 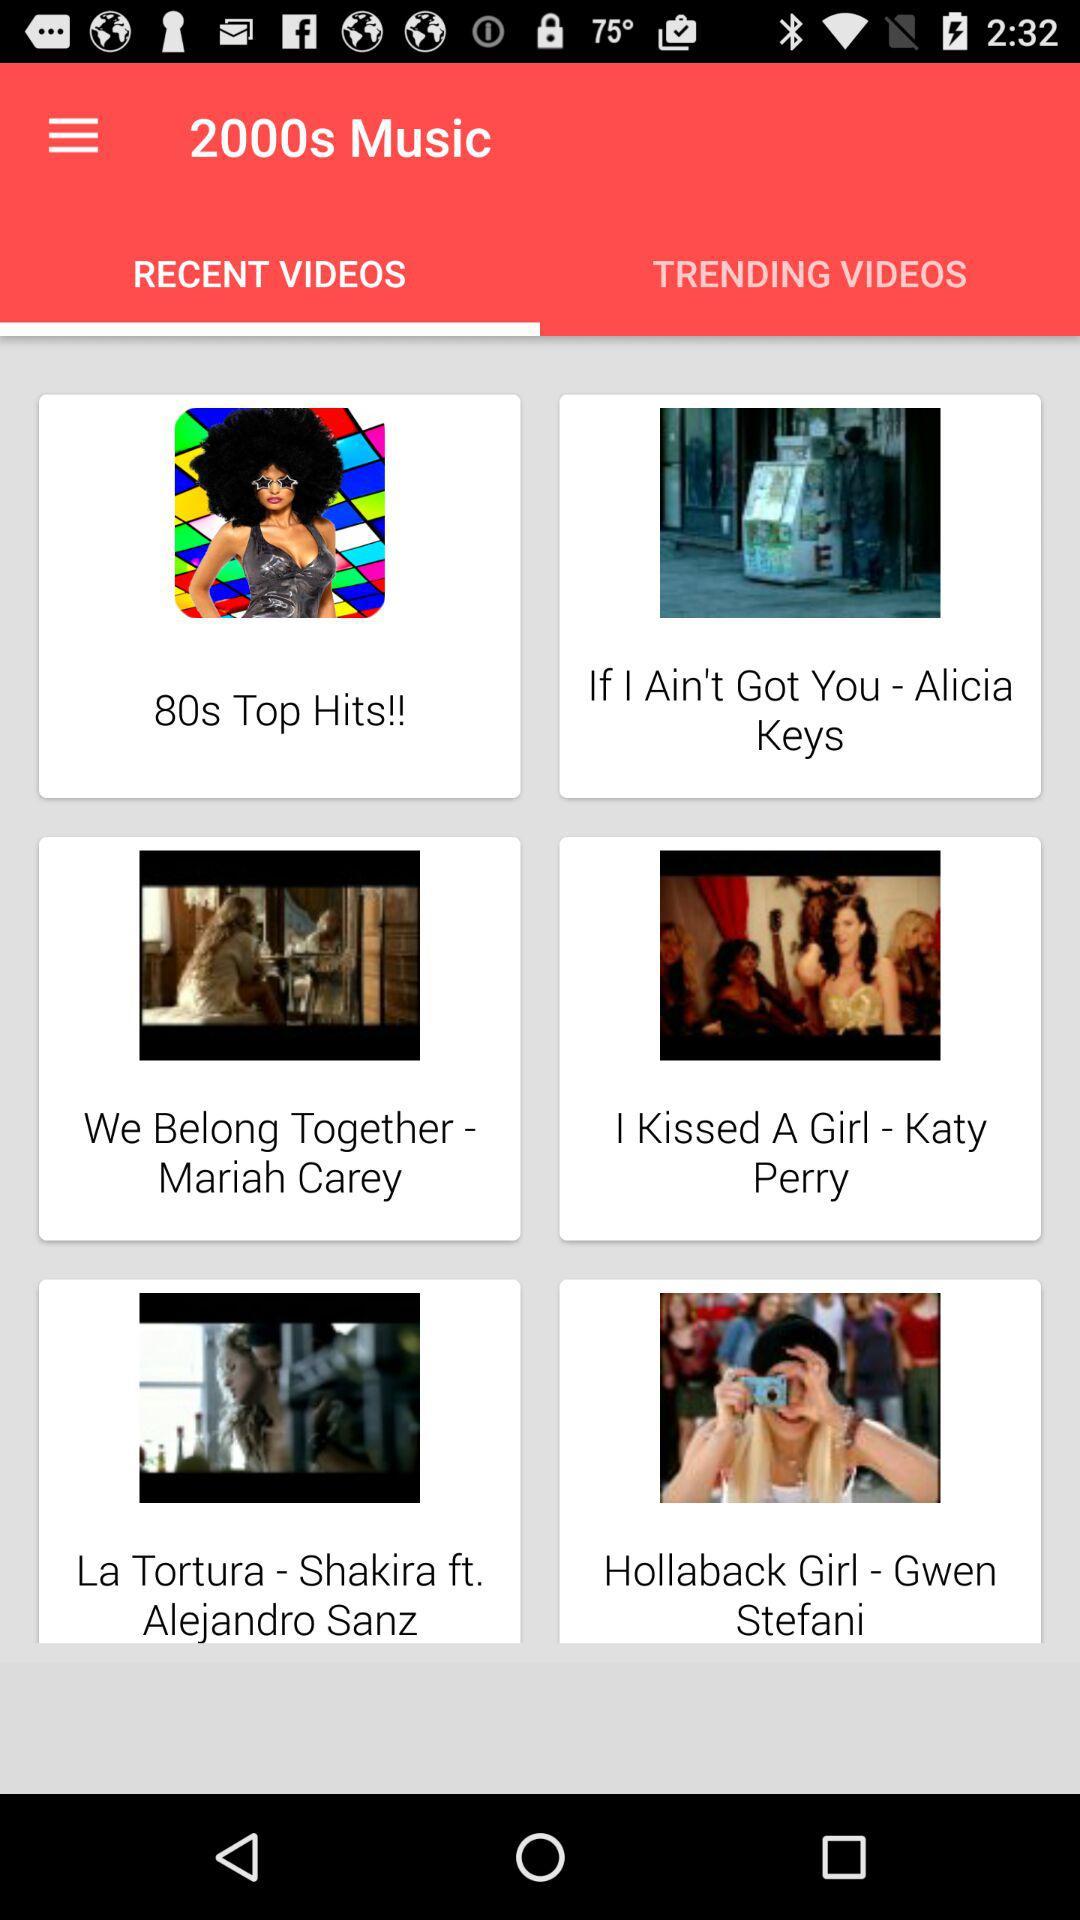 I want to click on the second image on right, so click(x=799, y=1038).